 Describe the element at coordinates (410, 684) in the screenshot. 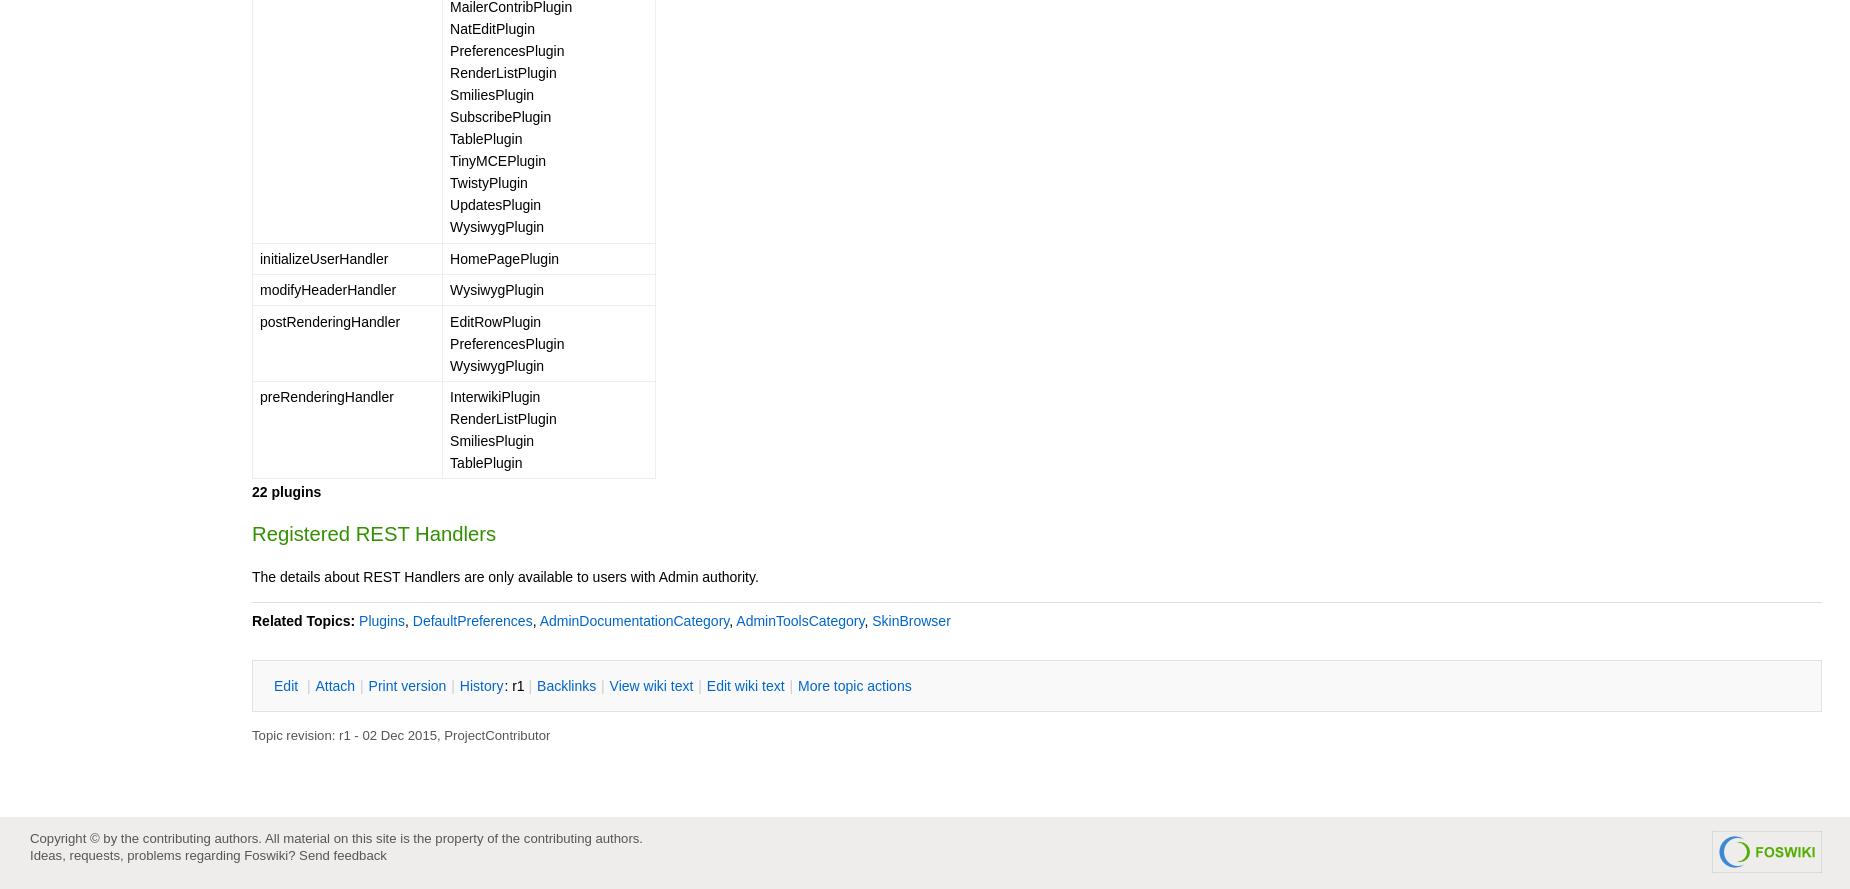

I see `'rint version'` at that location.